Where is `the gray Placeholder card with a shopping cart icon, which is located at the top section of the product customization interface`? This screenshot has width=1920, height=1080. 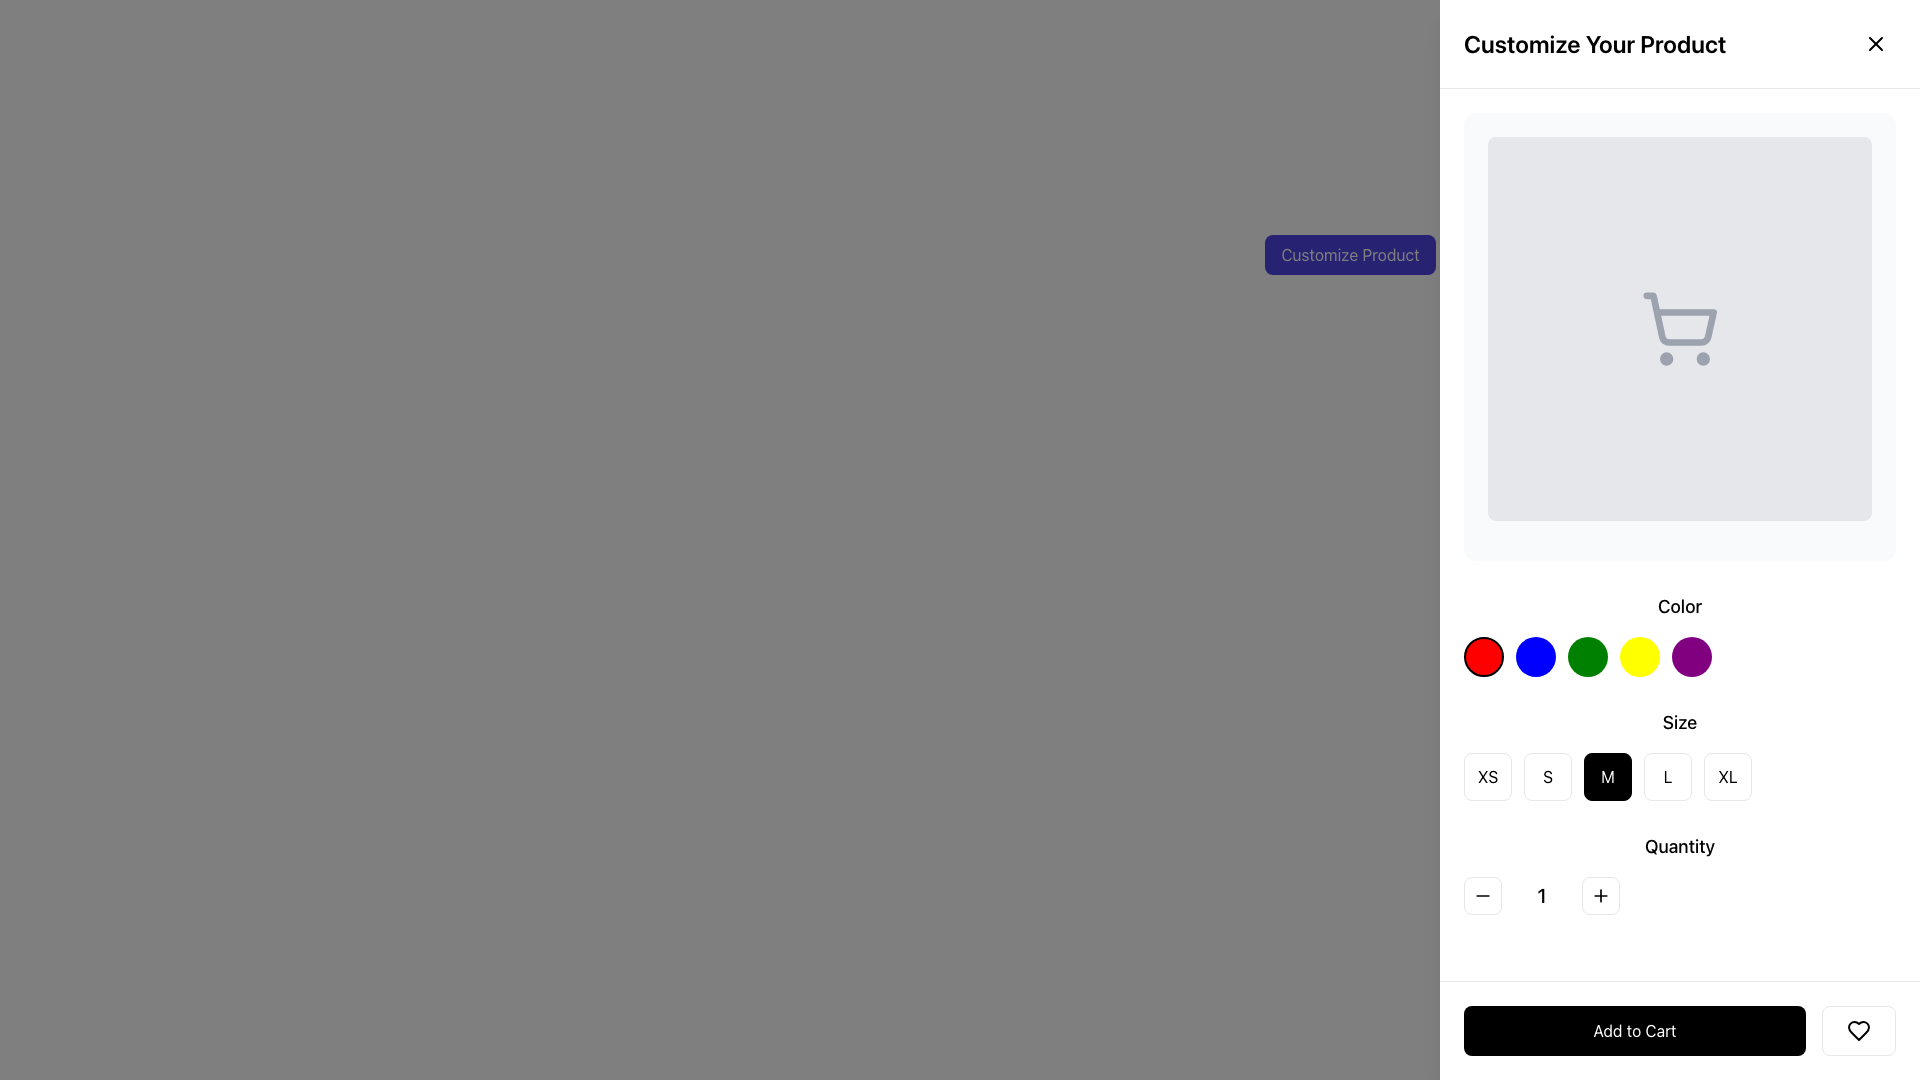 the gray Placeholder card with a shopping cart icon, which is located at the top section of the product customization interface is located at coordinates (1680, 335).